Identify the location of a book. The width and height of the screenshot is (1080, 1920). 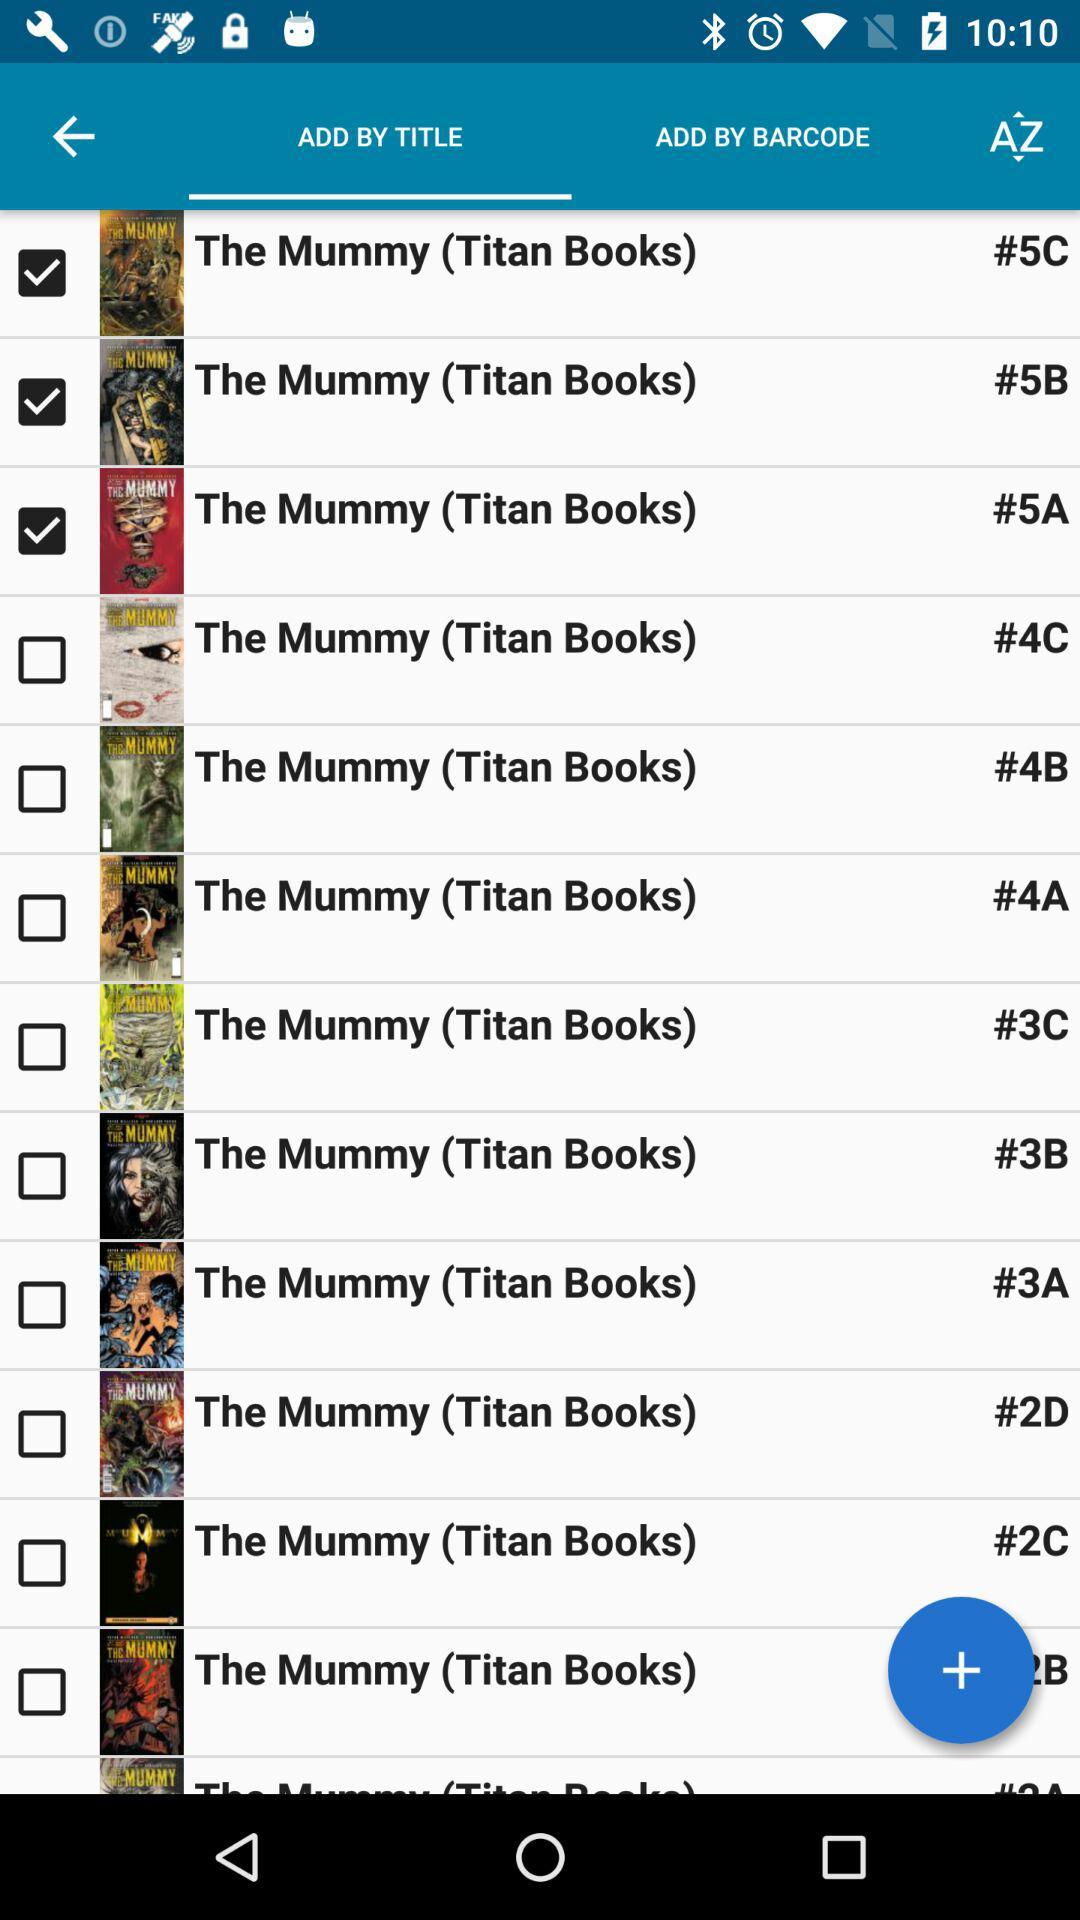
(960, 1670).